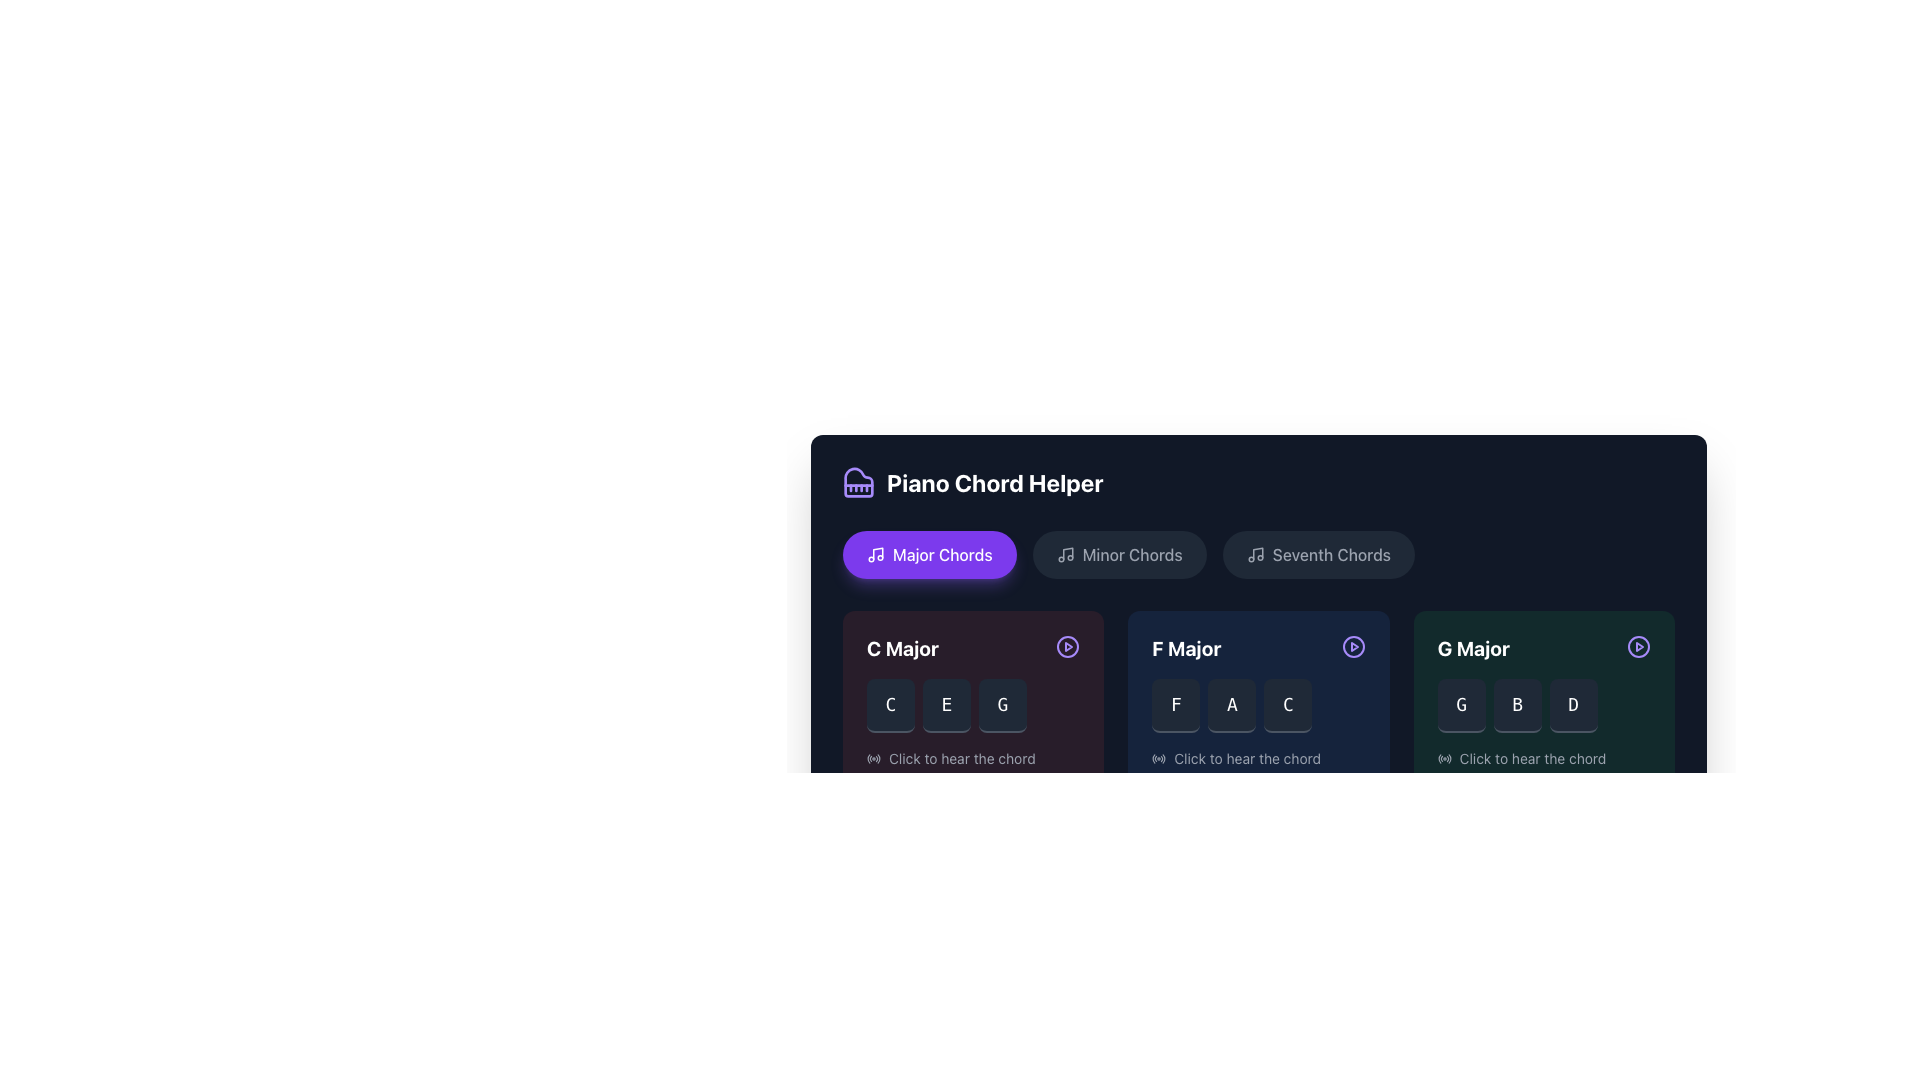 Image resolution: width=1920 pixels, height=1080 pixels. I want to click on the 'F' note button in the 'F Major' chord group, so click(1176, 704).